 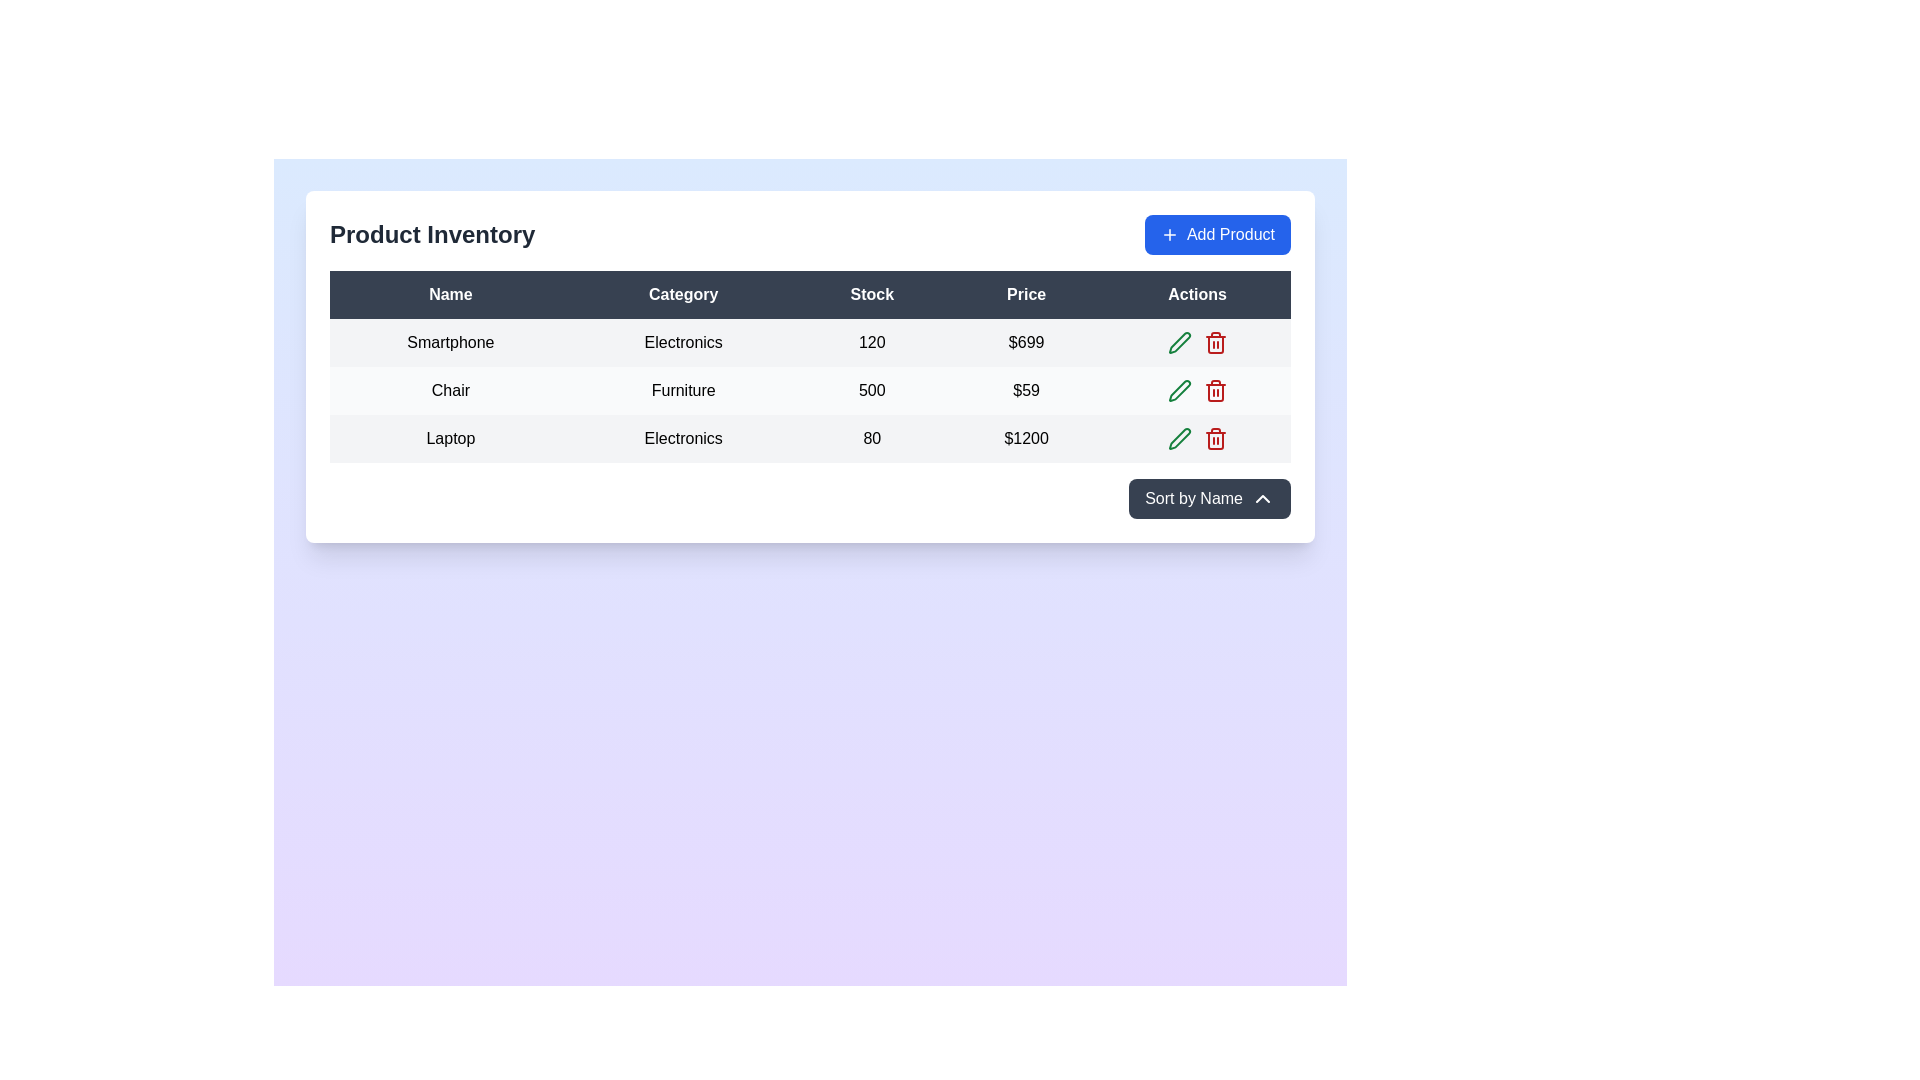 I want to click on the green fountain pen icon located in the 'Actions' column next to the red delete icon for the 'Chair' product item to initiate editing the product details, so click(x=1179, y=342).